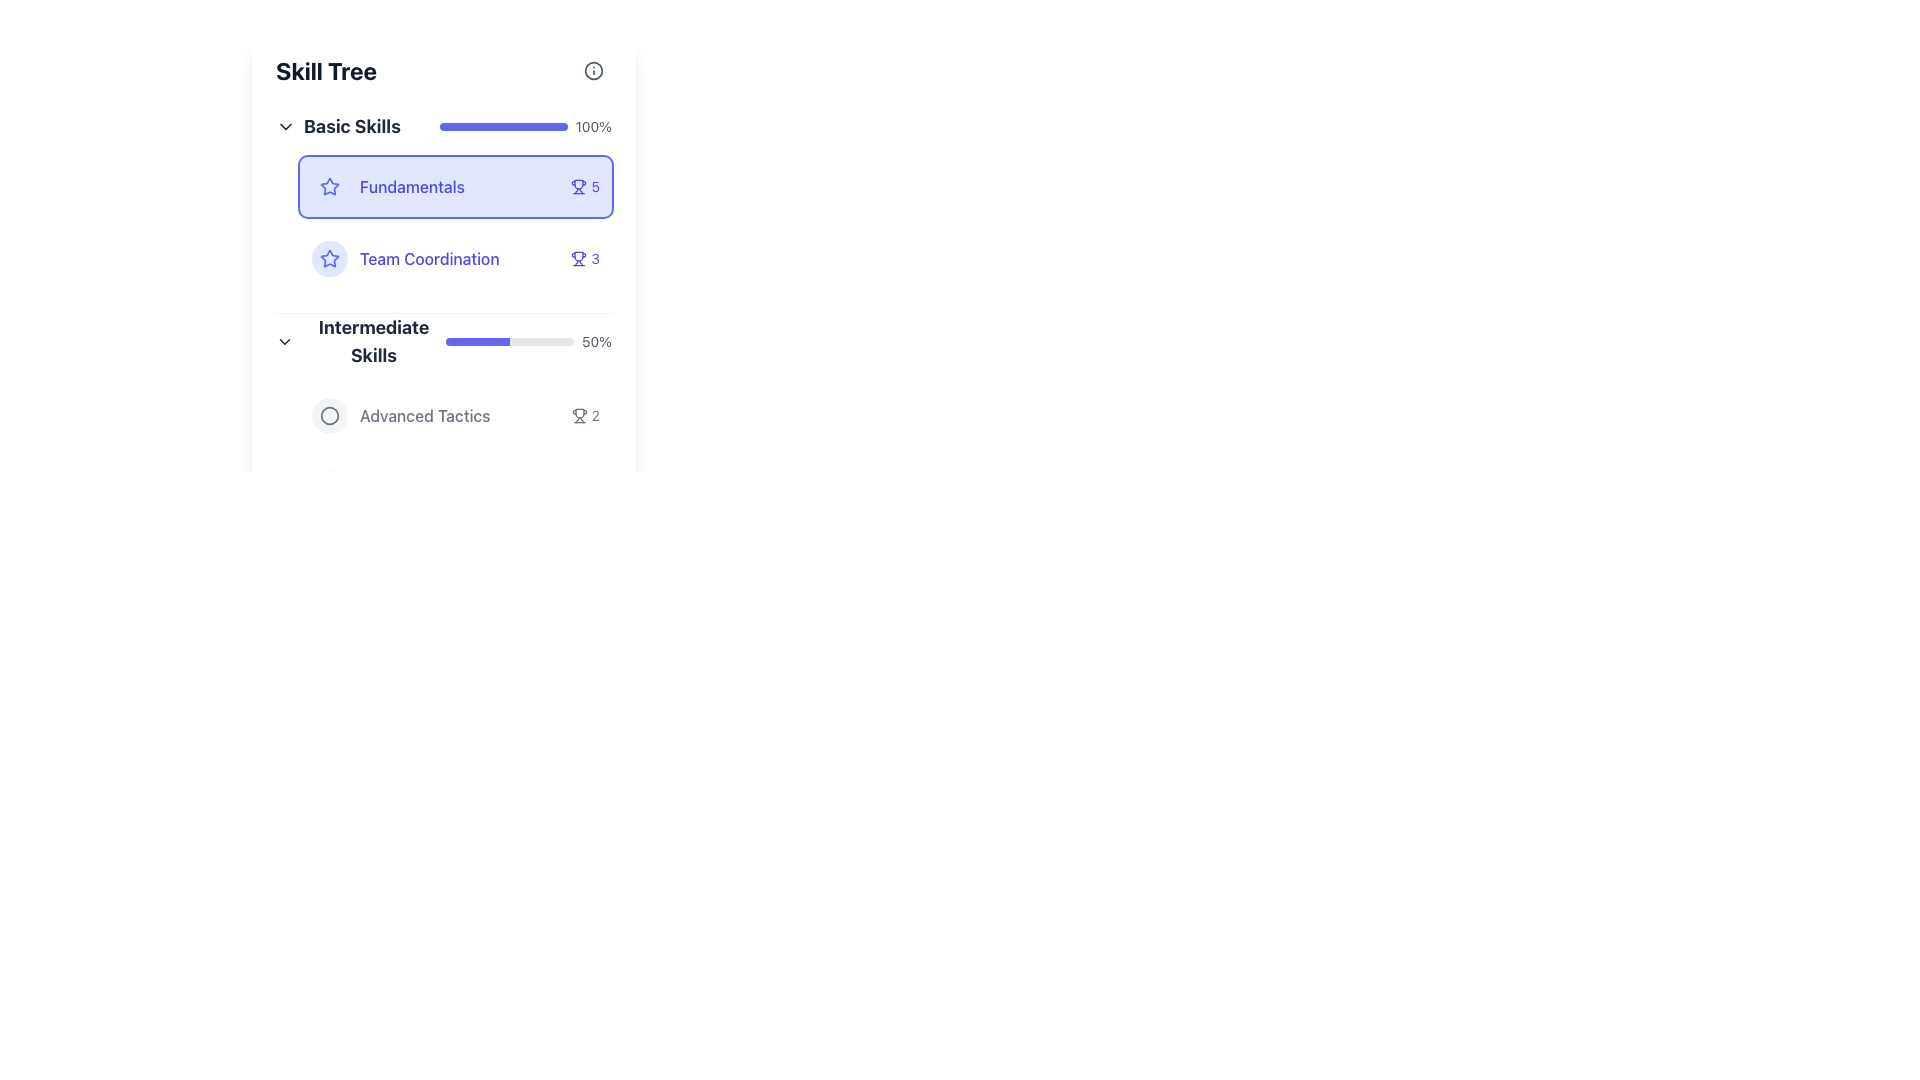  I want to click on the decorative icon associated with the 'Team Coordination' skill located in the top-left corner of the 'Basic Skills' section, so click(330, 257).